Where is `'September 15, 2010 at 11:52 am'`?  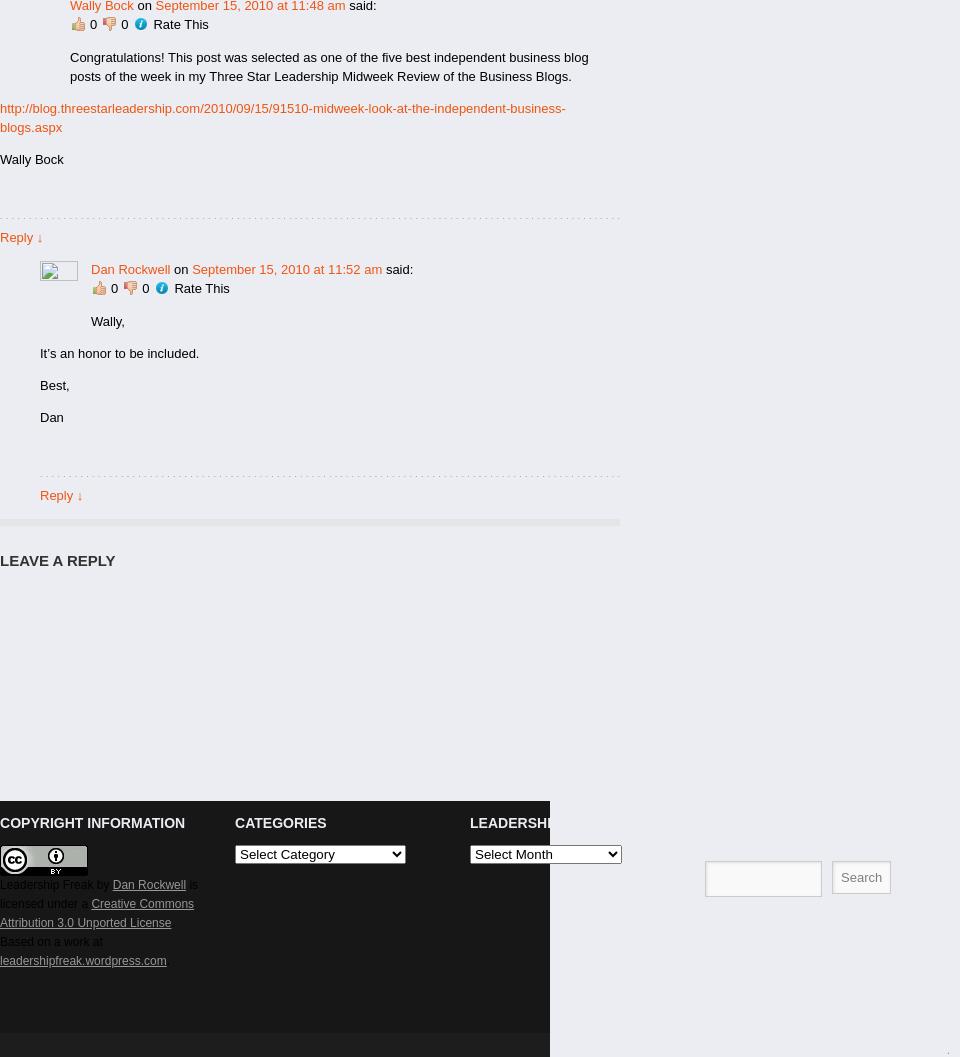
'September 15, 2010 at 11:52 am' is located at coordinates (286, 268).